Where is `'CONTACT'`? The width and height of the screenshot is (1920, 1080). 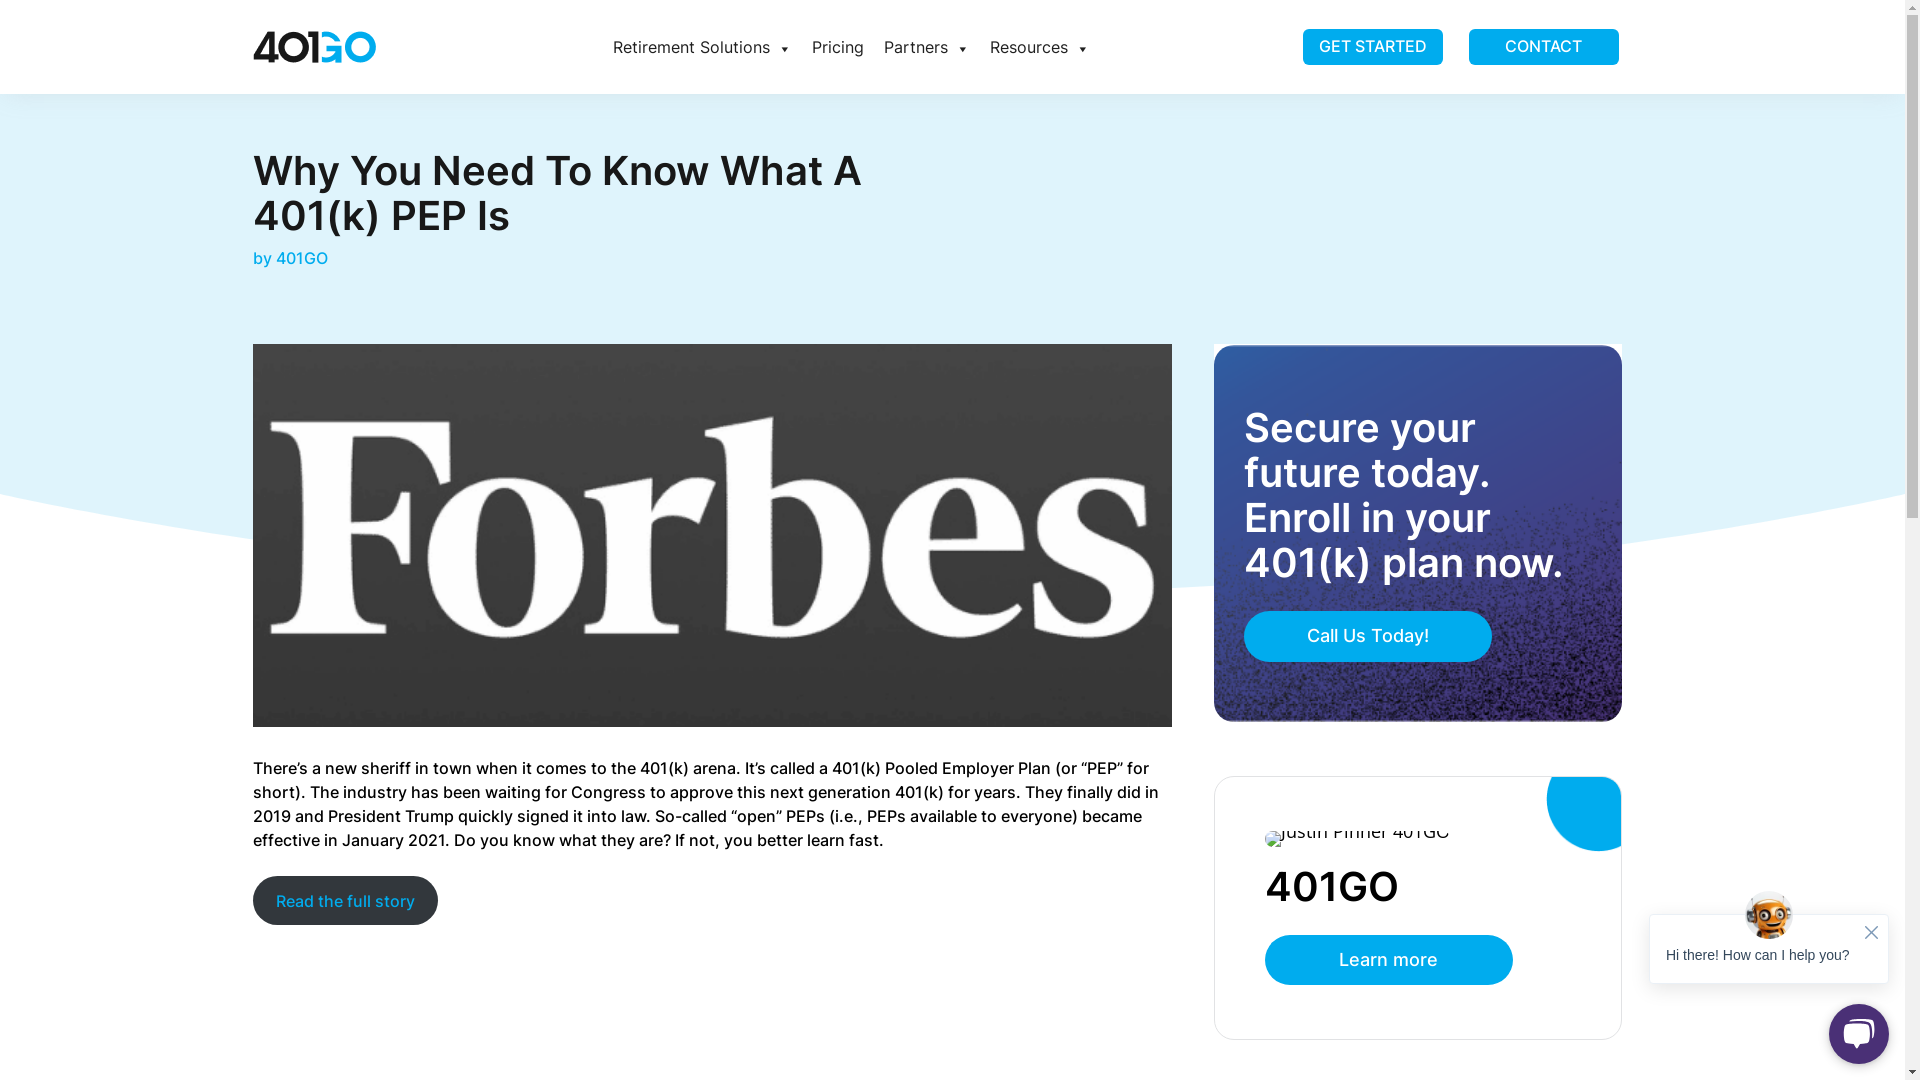
'CONTACT' is located at coordinates (1541, 46).